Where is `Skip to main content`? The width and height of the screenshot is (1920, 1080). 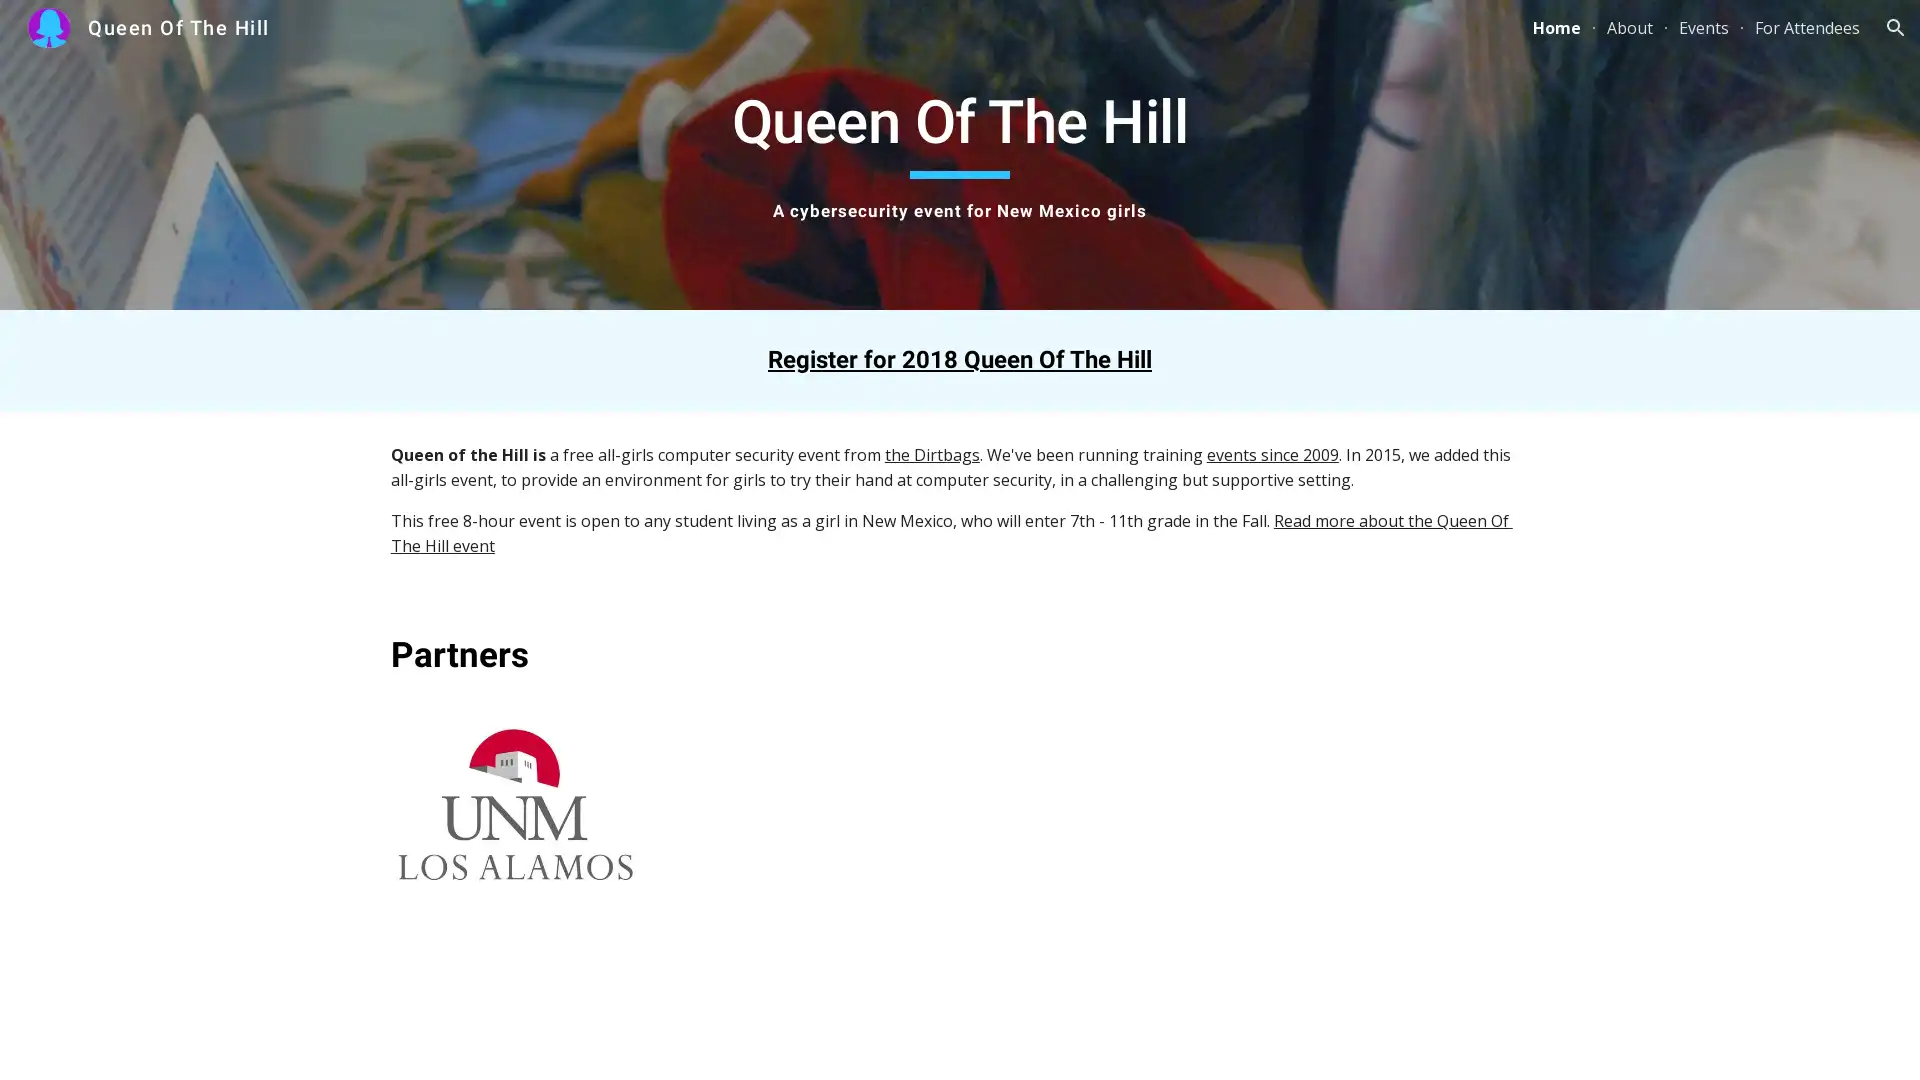
Skip to main content is located at coordinates (787, 37).